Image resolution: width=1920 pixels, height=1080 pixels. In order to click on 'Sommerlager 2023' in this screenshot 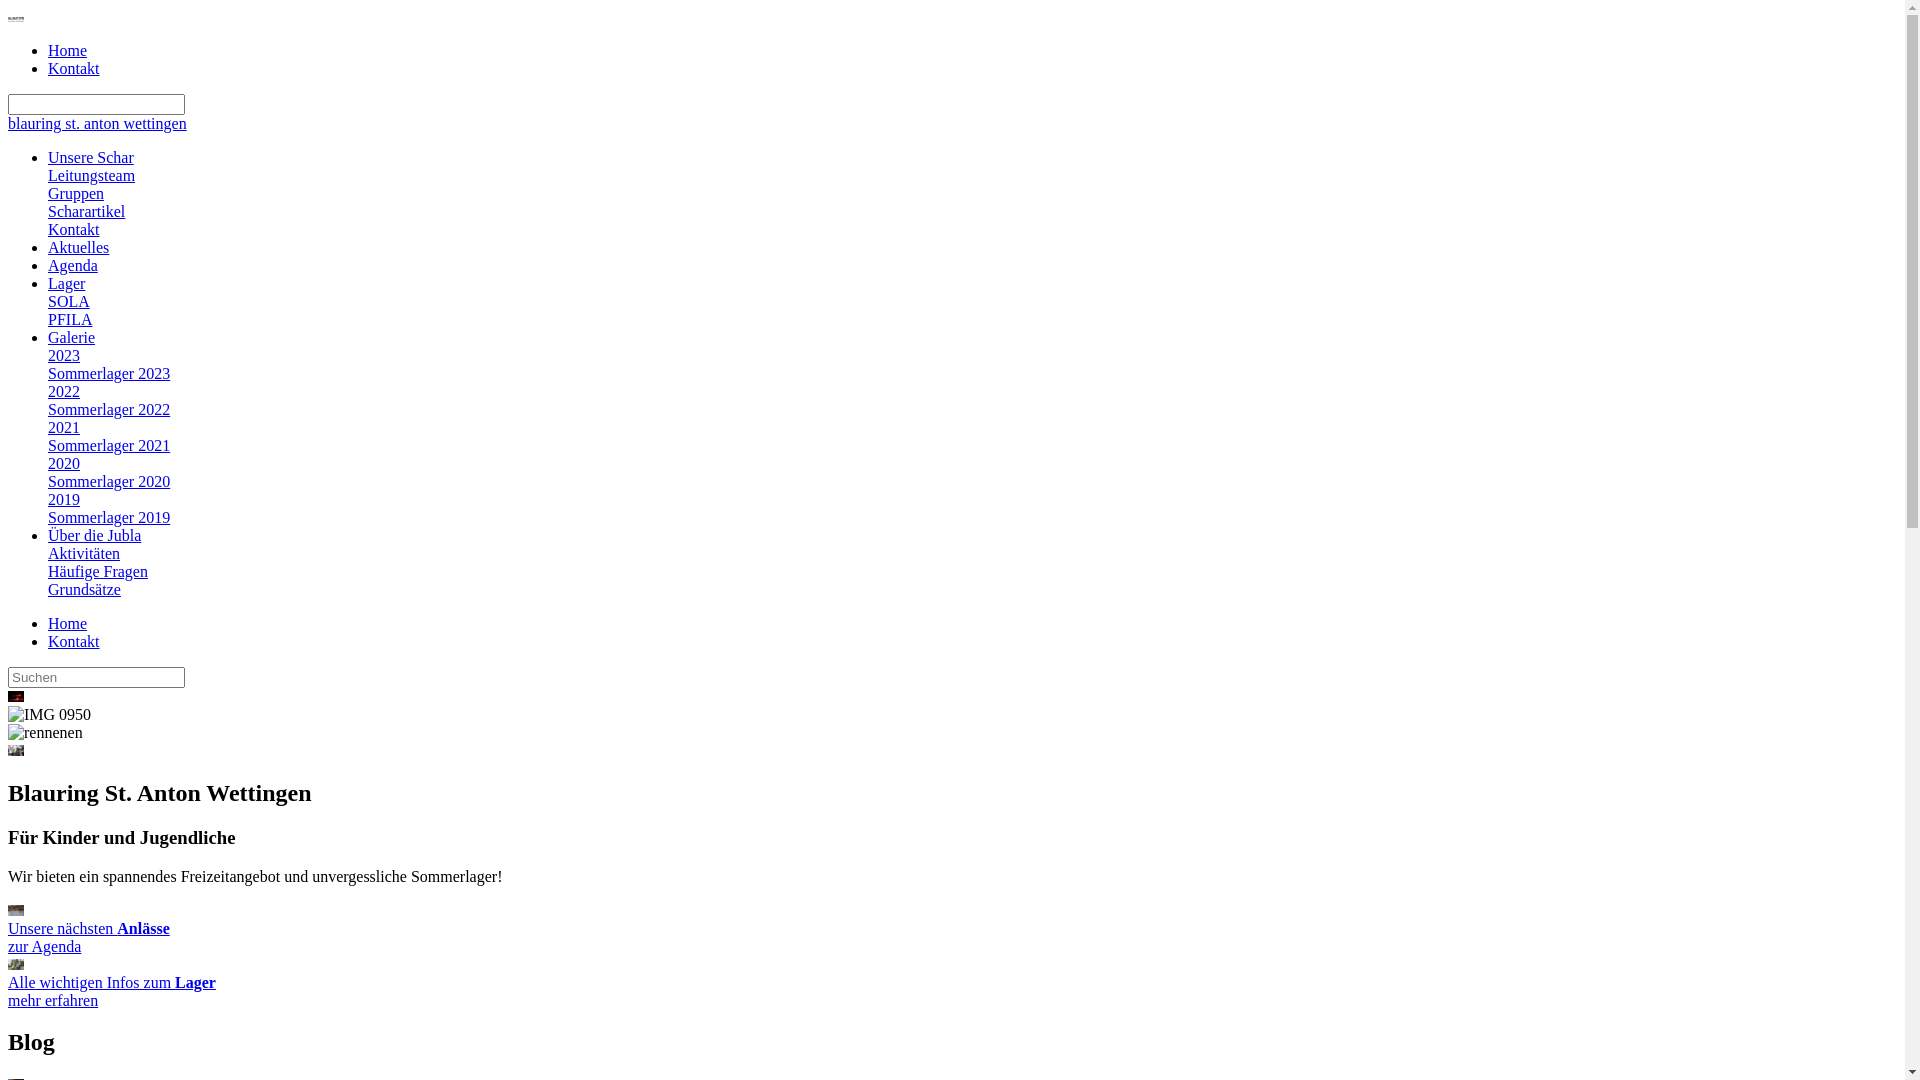, I will do `click(108, 373)`.